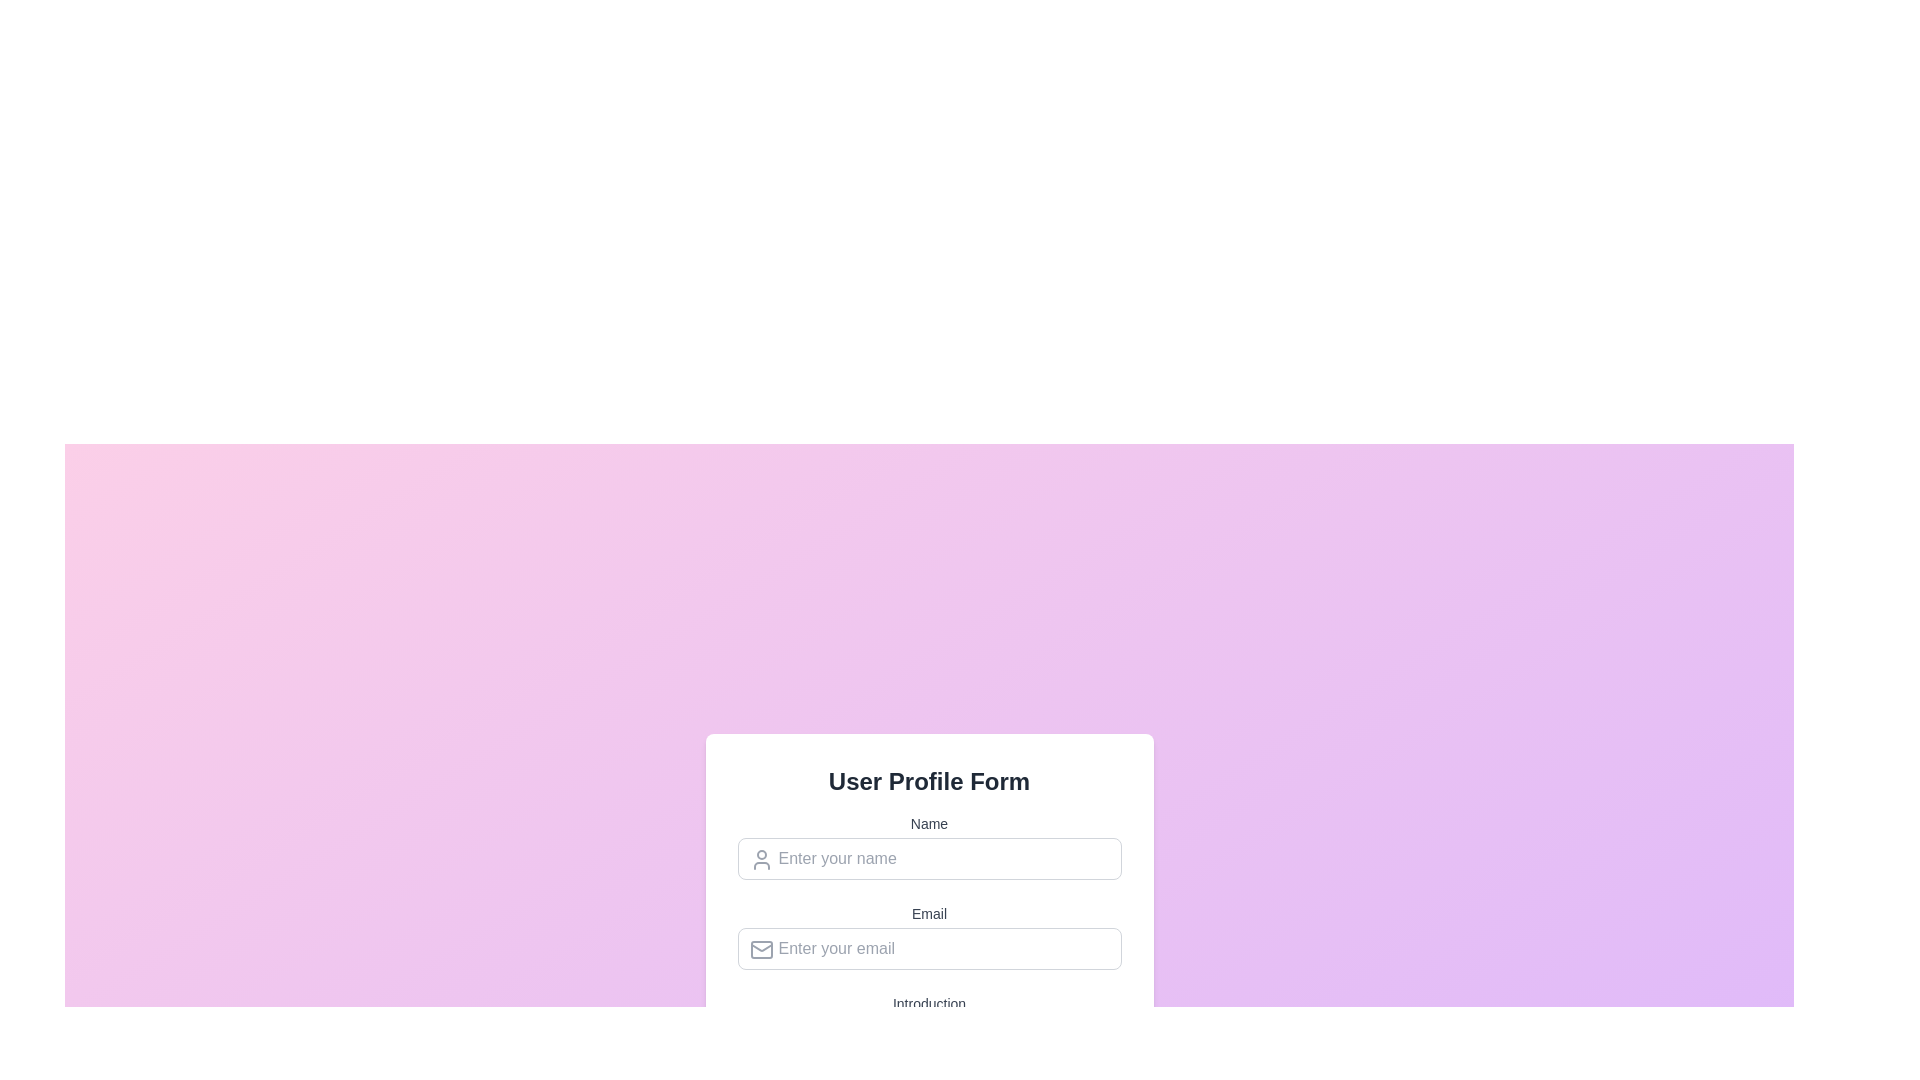  Describe the element at coordinates (760, 858) in the screenshot. I see `the user profile icon located to the left of the 'Enter your name' input field` at that location.